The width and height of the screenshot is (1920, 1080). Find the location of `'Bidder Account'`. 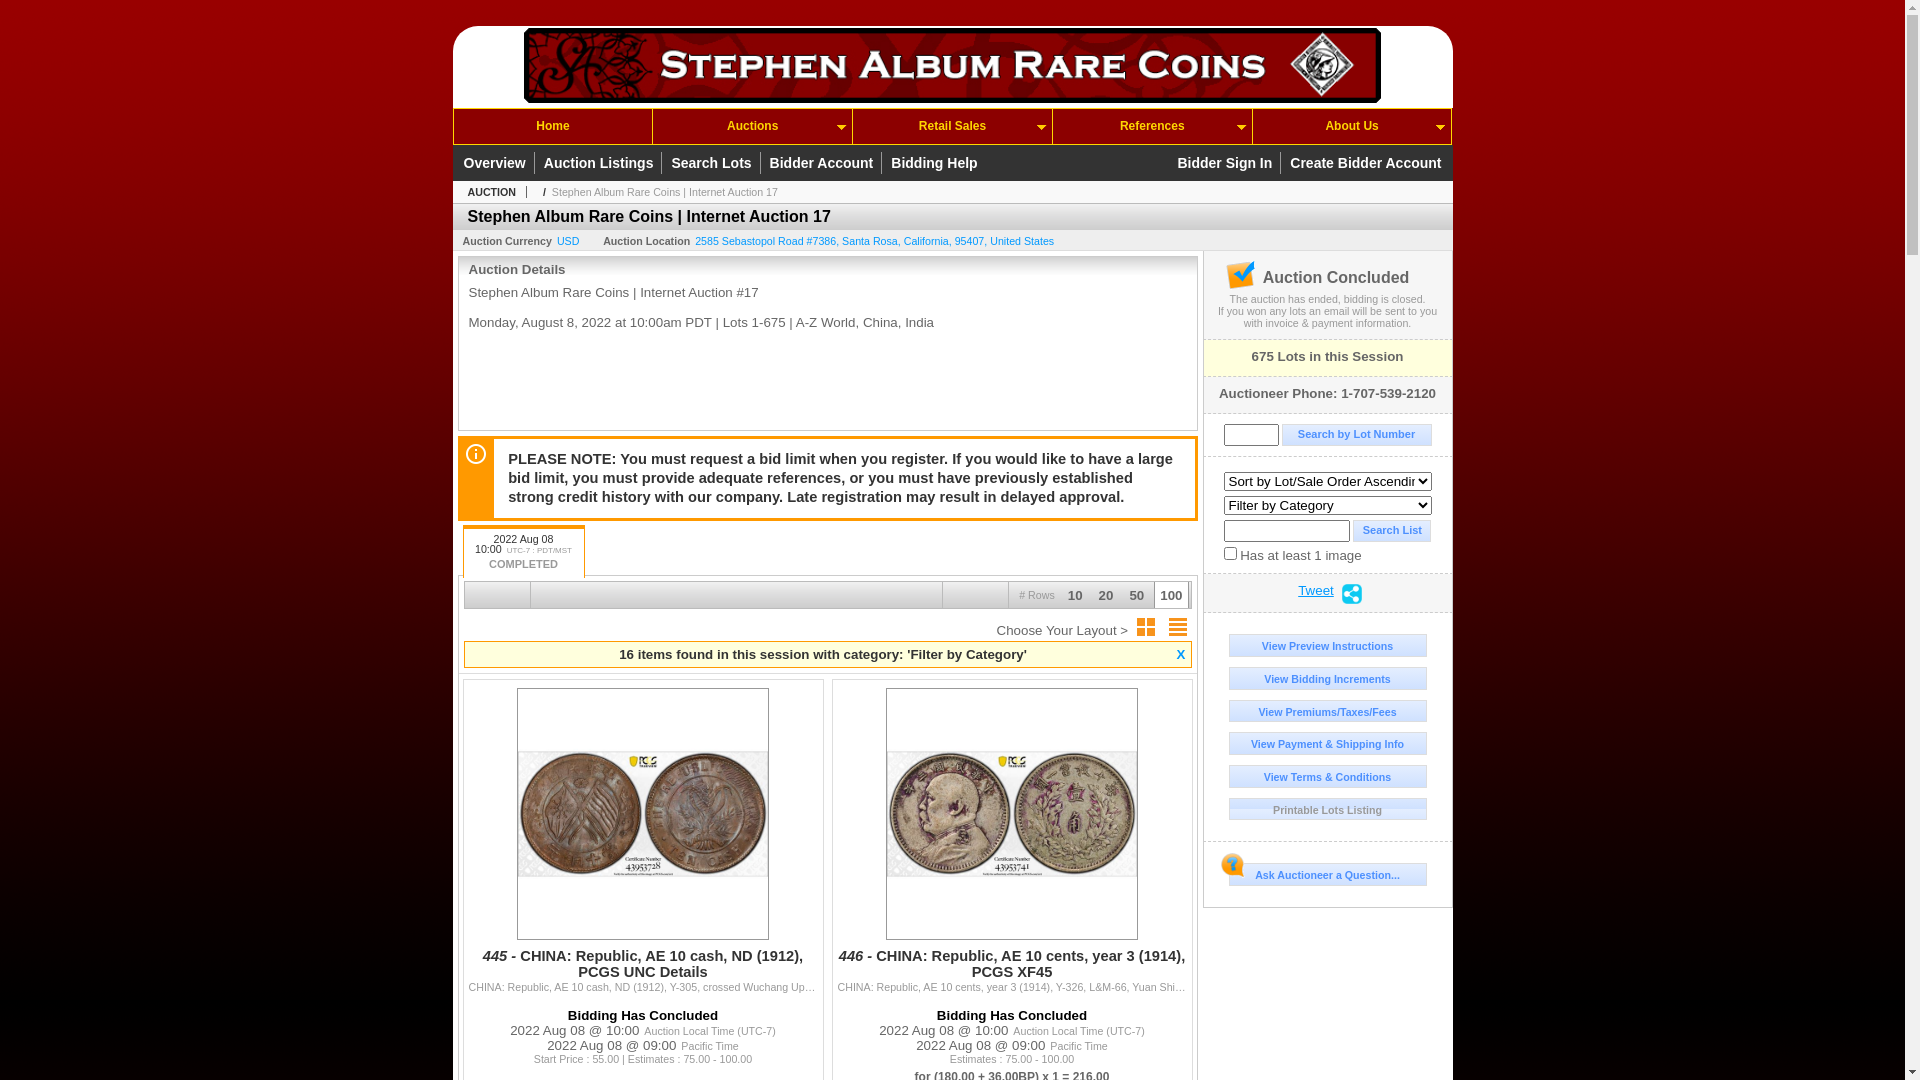

'Bidder Account' is located at coordinates (825, 161).